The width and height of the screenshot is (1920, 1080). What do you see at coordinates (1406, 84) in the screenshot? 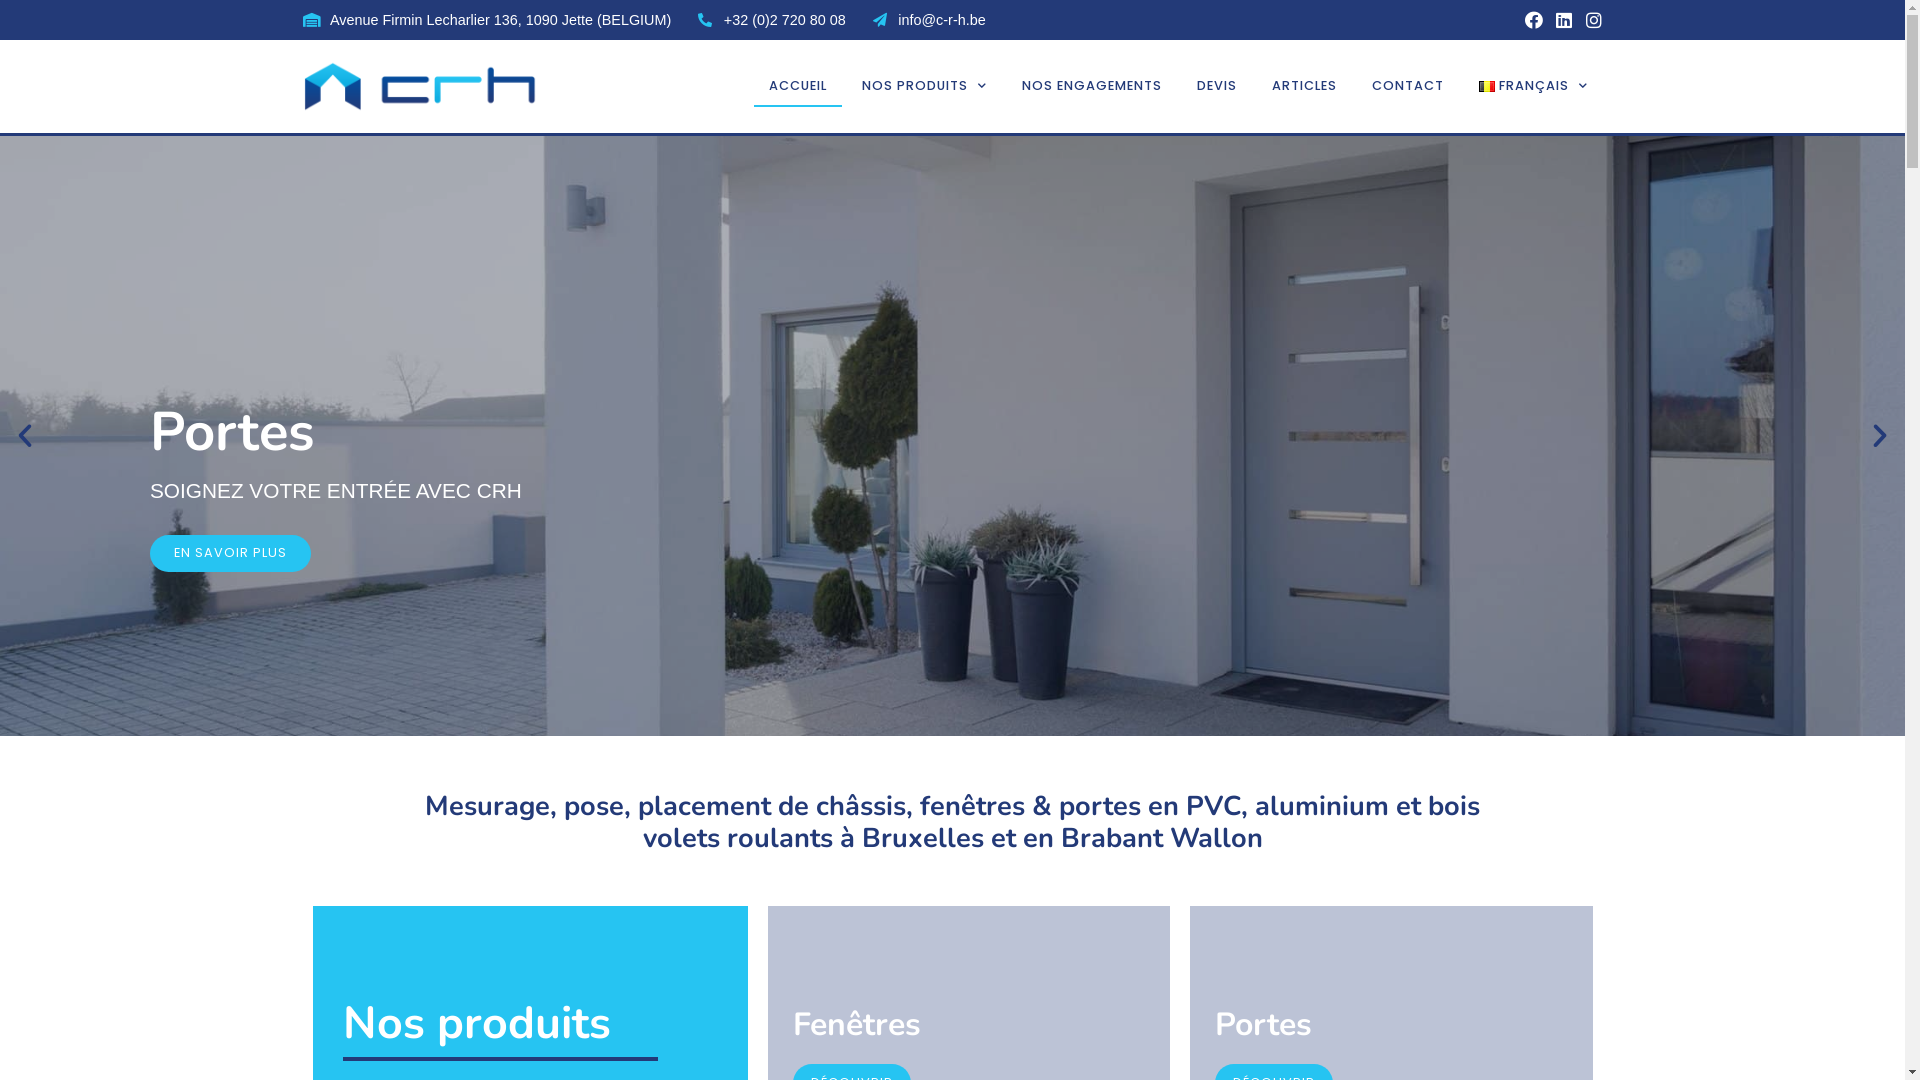
I see `'CONTACT'` at bounding box center [1406, 84].